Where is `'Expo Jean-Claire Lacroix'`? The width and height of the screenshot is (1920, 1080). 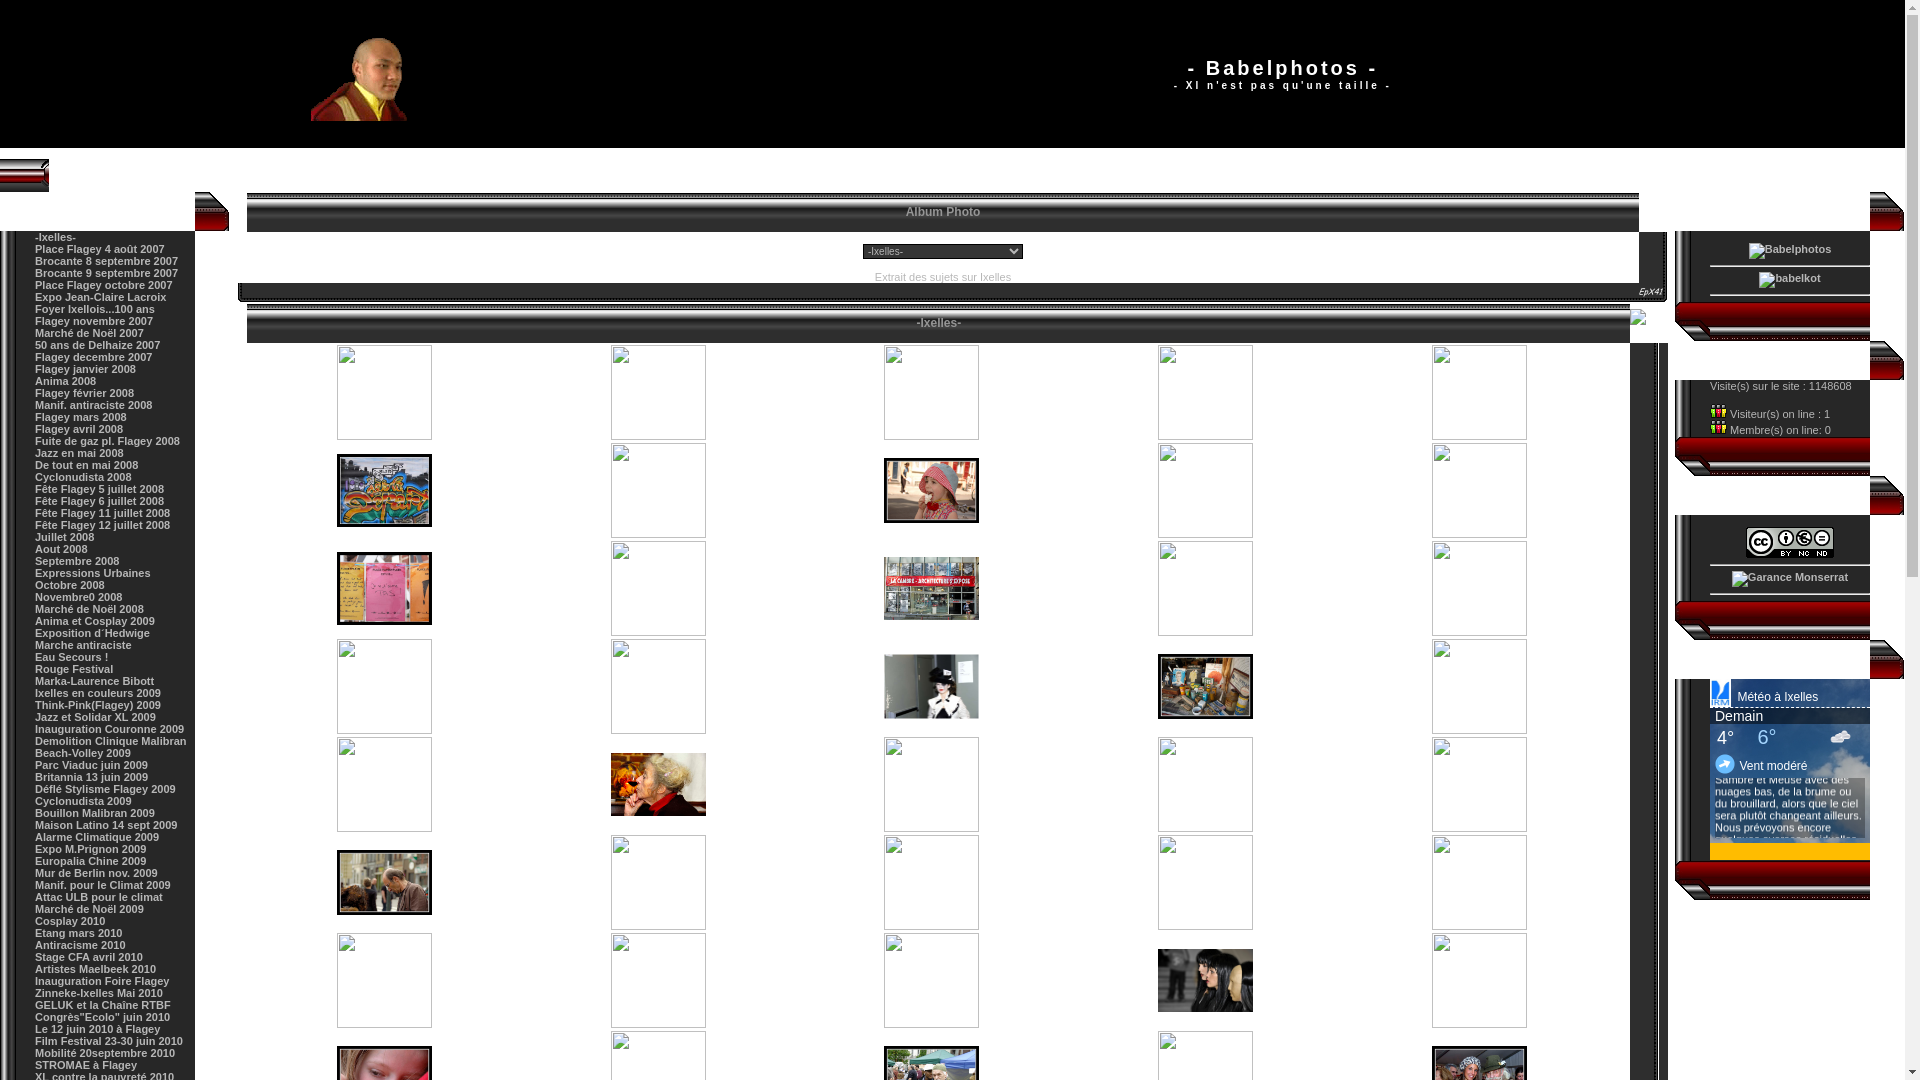 'Expo Jean-Claire Lacroix' is located at coordinates (99, 297).